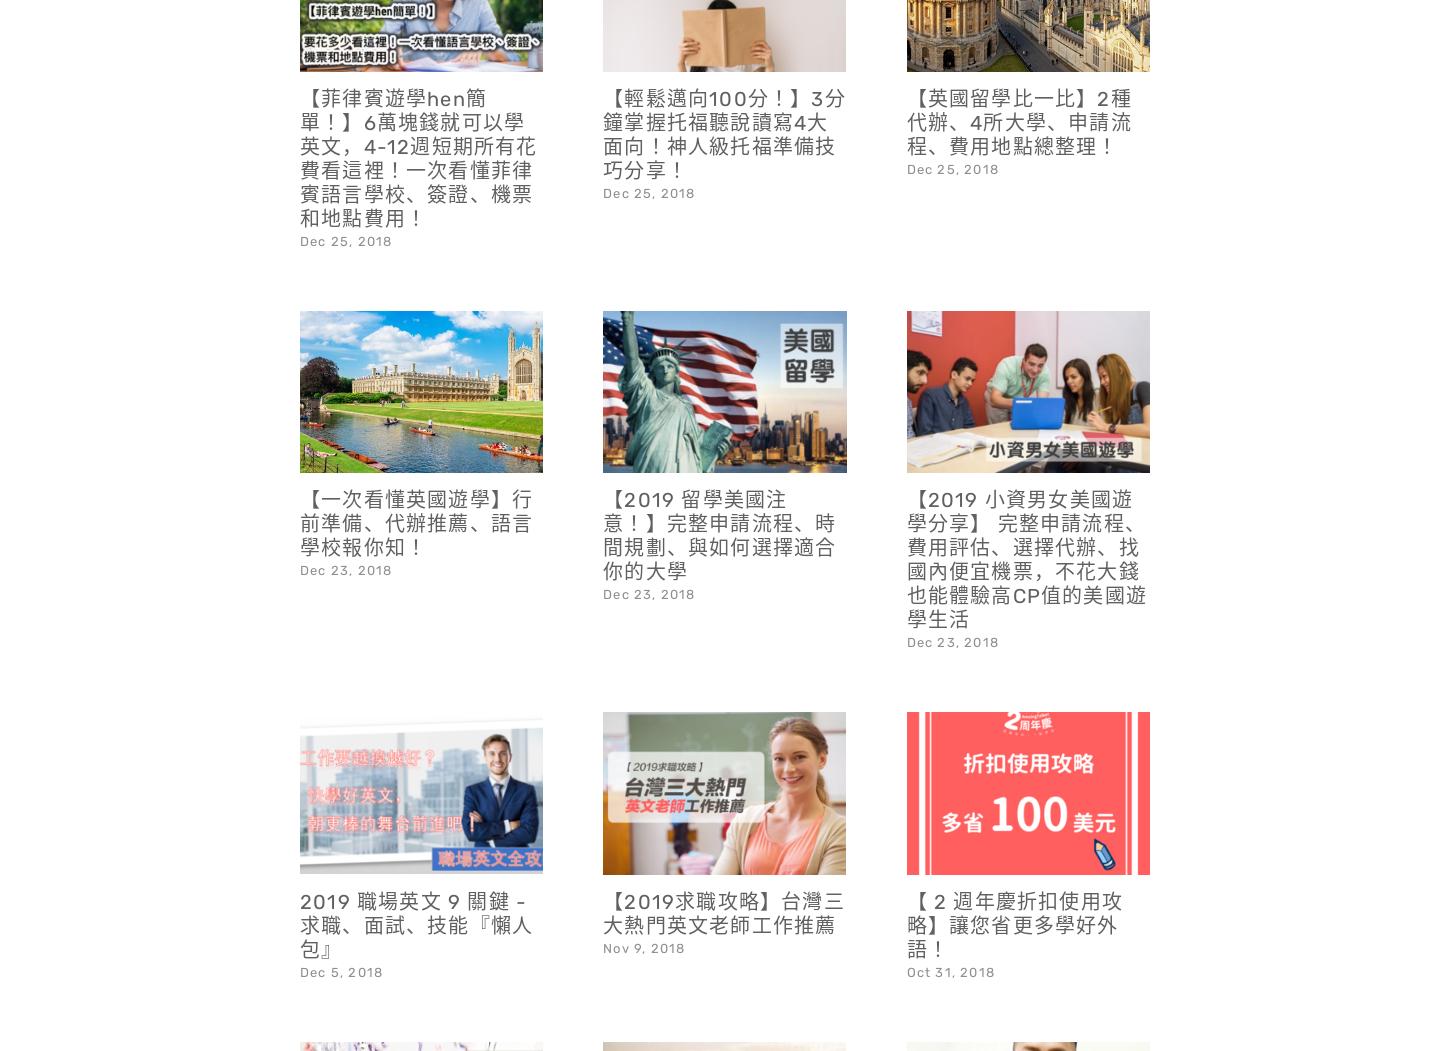 The width and height of the screenshot is (1450, 1051). I want to click on '【英國留學比一比】2種代辦、4所大學、申請流程、費用地點總整理！', so click(1018, 68).